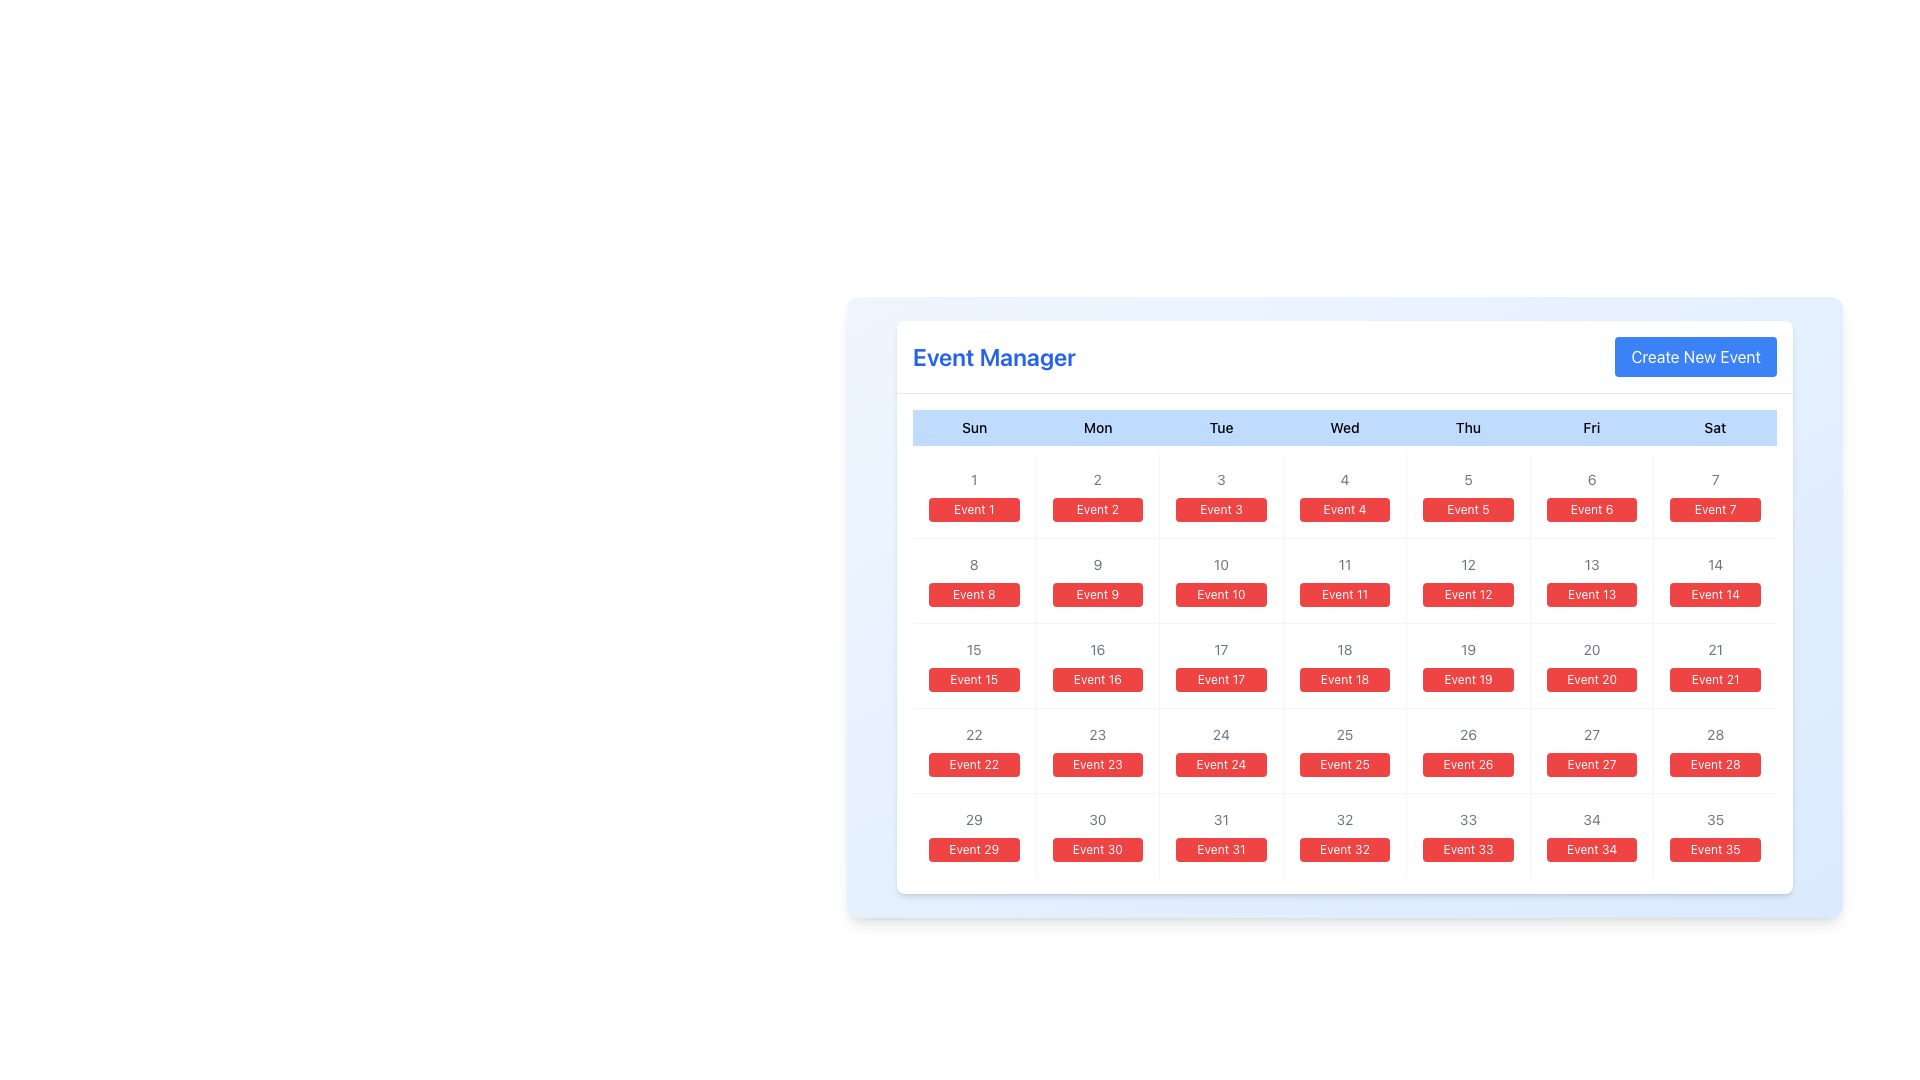 This screenshot has width=1920, height=1080. I want to click on the day marker indicating the date '2', so click(1096, 479).